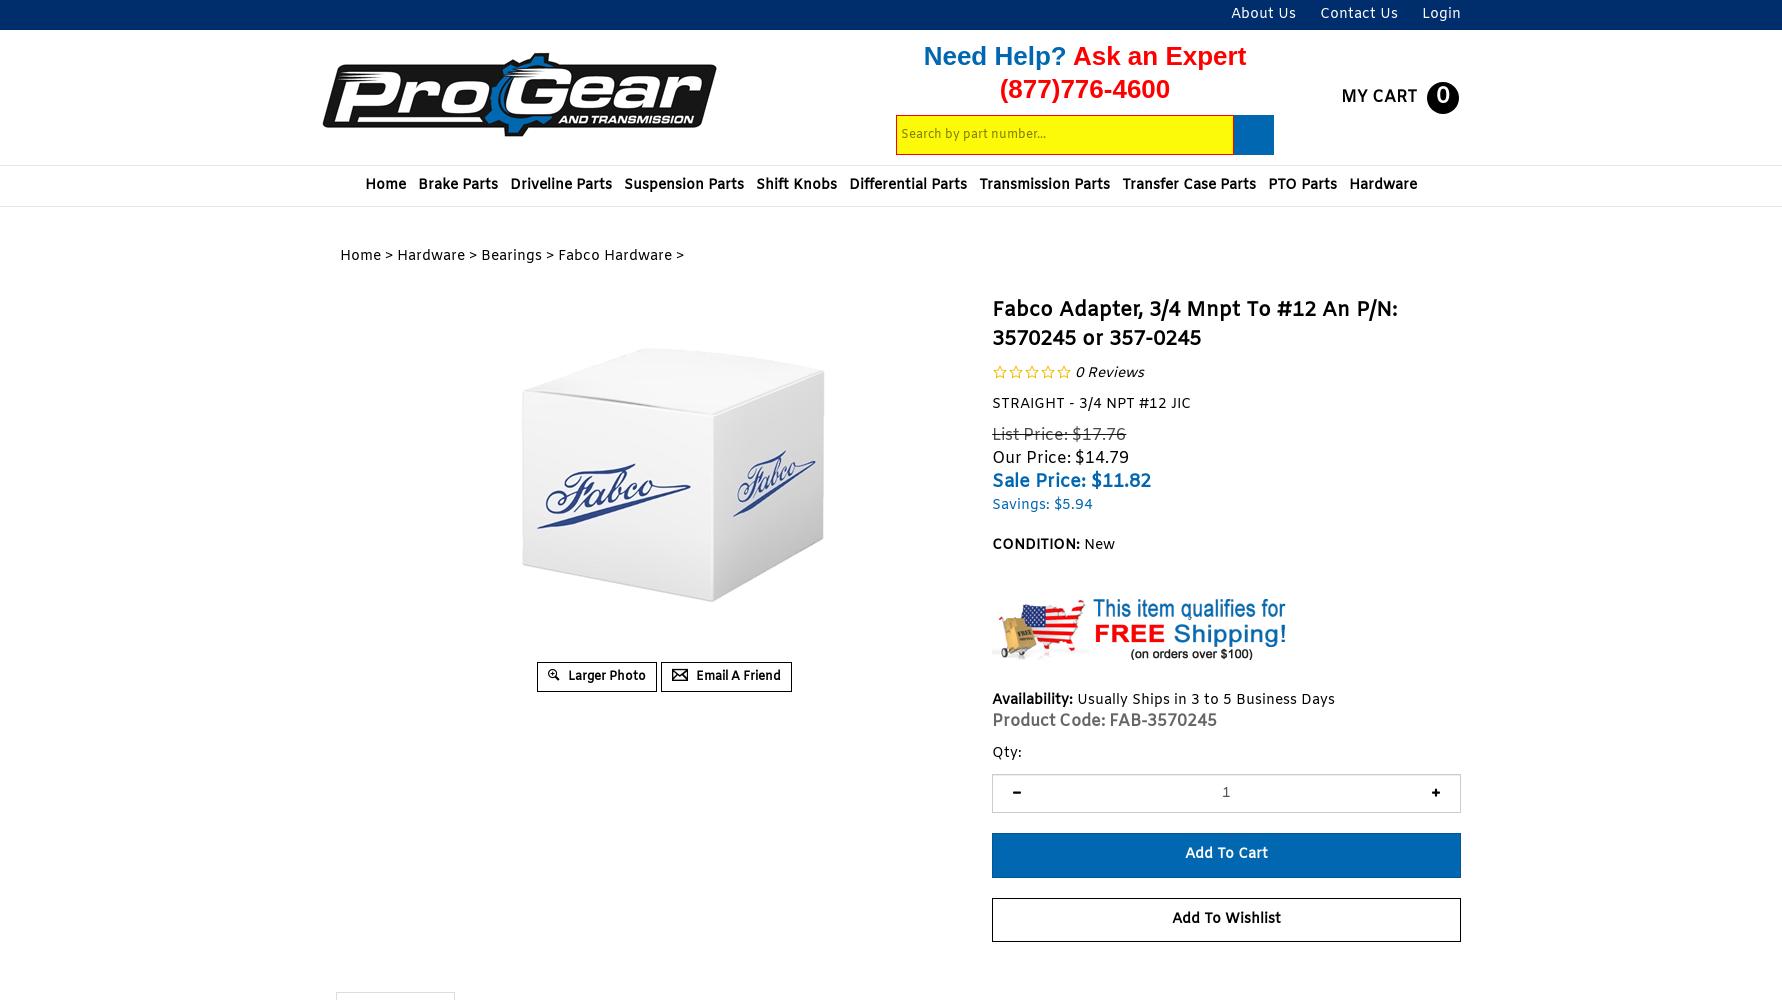 The image size is (1782, 1000). What do you see at coordinates (907, 185) in the screenshot?
I see `'Differential Parts'` at bounding box center [907, 185].